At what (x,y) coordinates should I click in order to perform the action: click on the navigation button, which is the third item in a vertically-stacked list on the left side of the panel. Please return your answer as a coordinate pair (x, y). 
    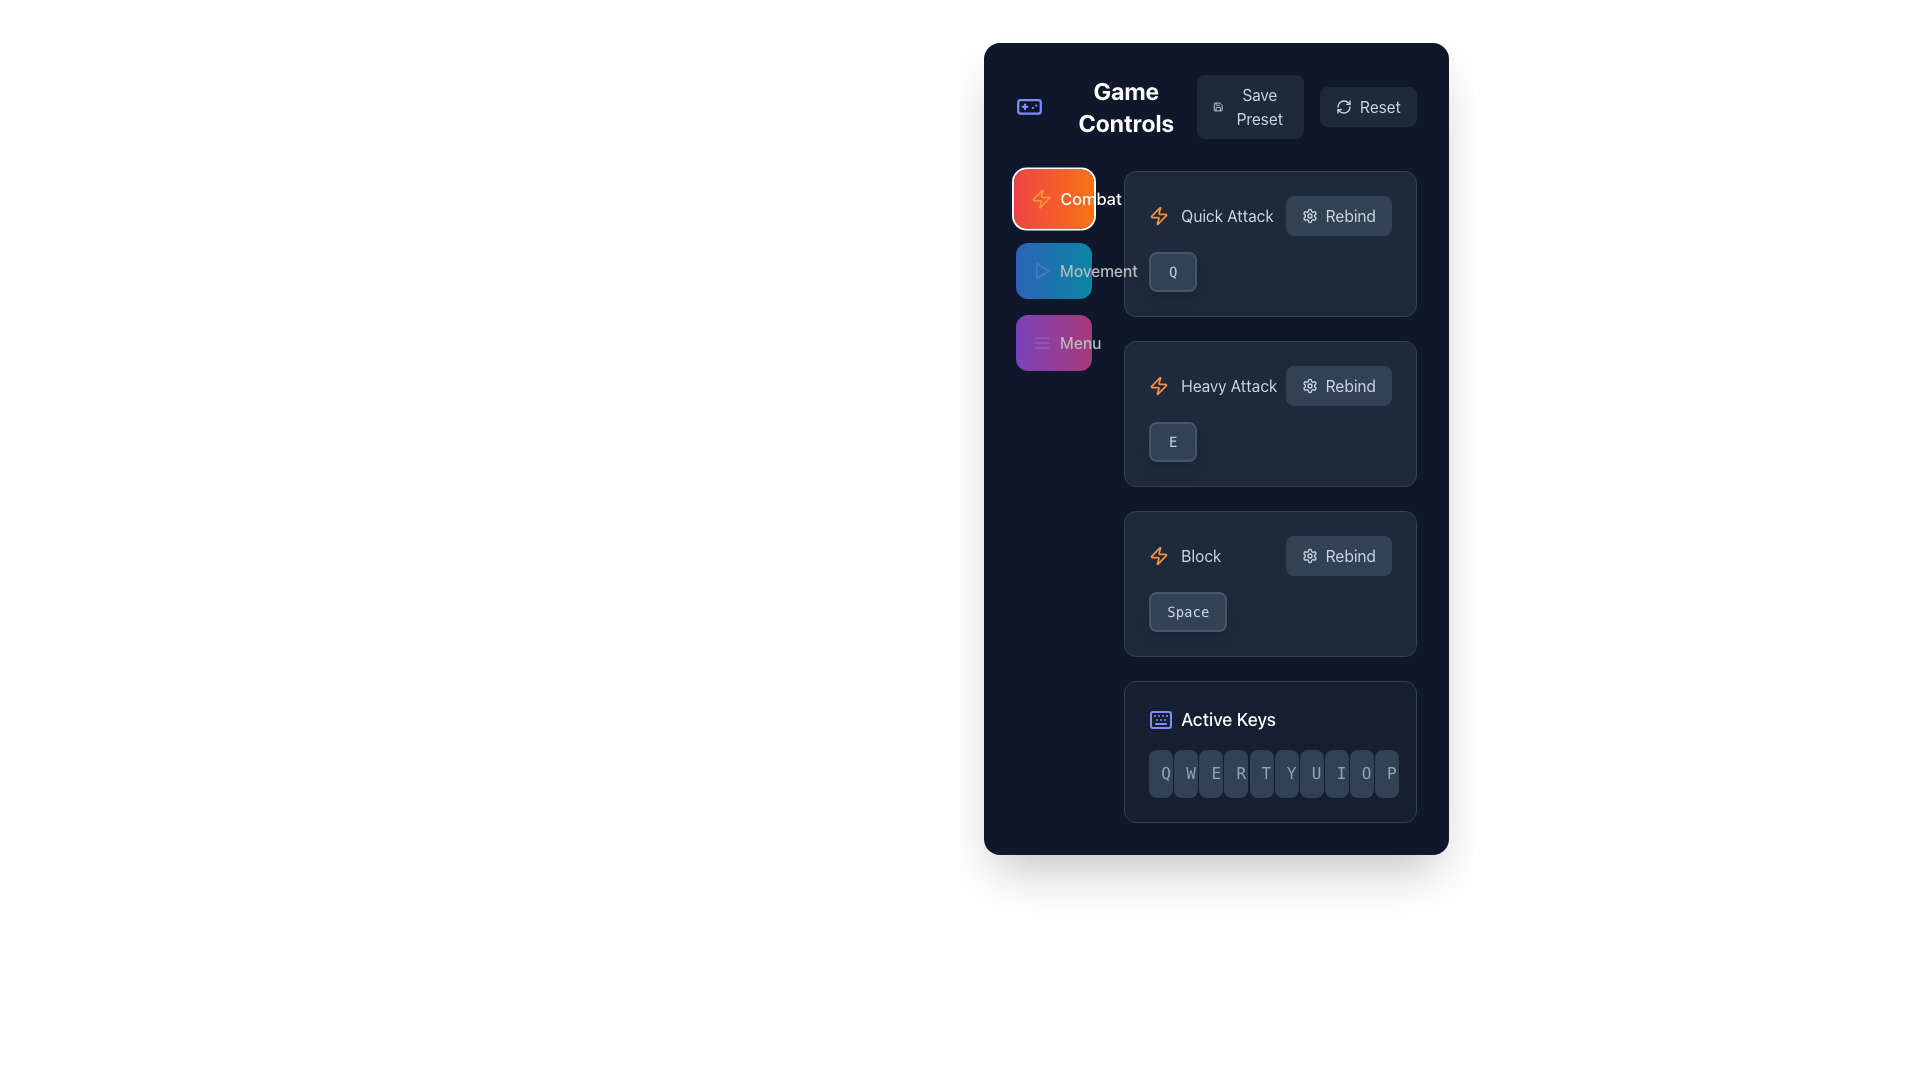
    Looking at the image, I should click on (1053, 342).